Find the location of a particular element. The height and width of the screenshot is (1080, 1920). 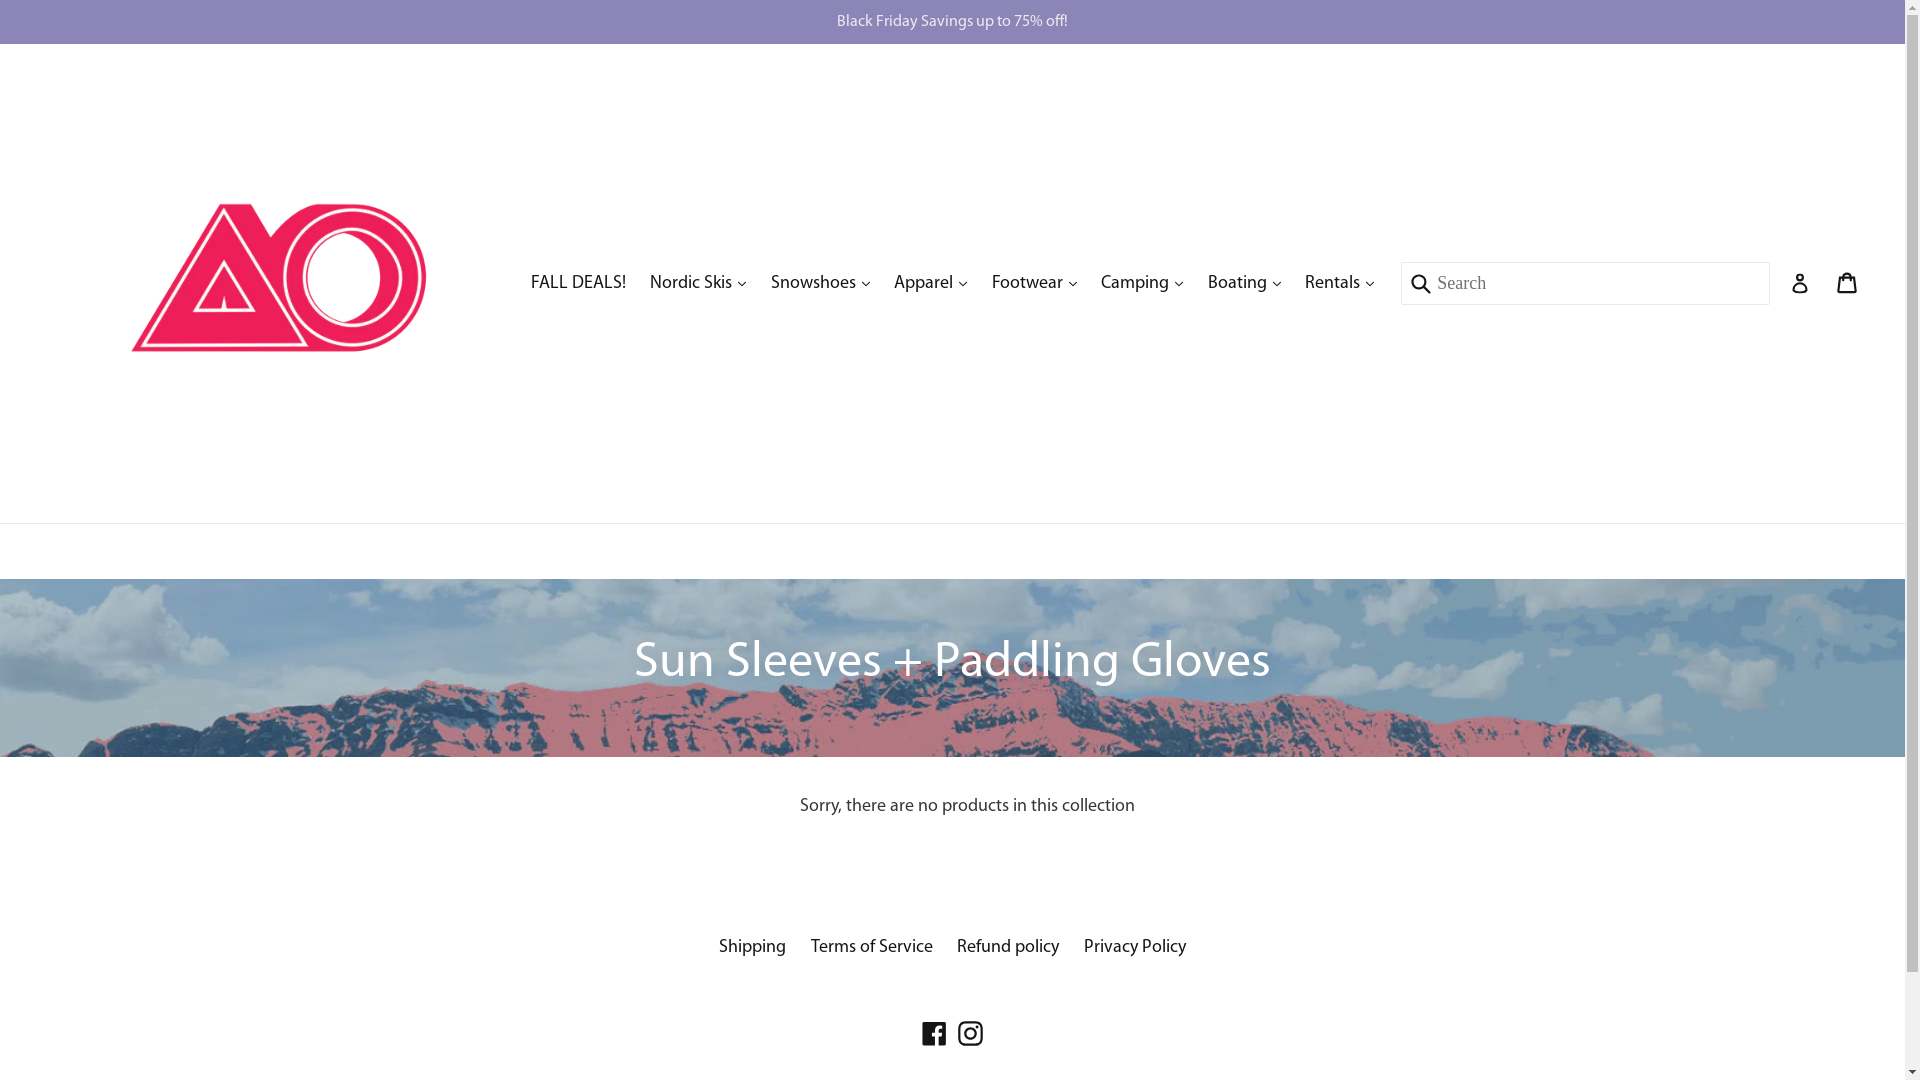

'Cart is located at coordinates (1847, 282).